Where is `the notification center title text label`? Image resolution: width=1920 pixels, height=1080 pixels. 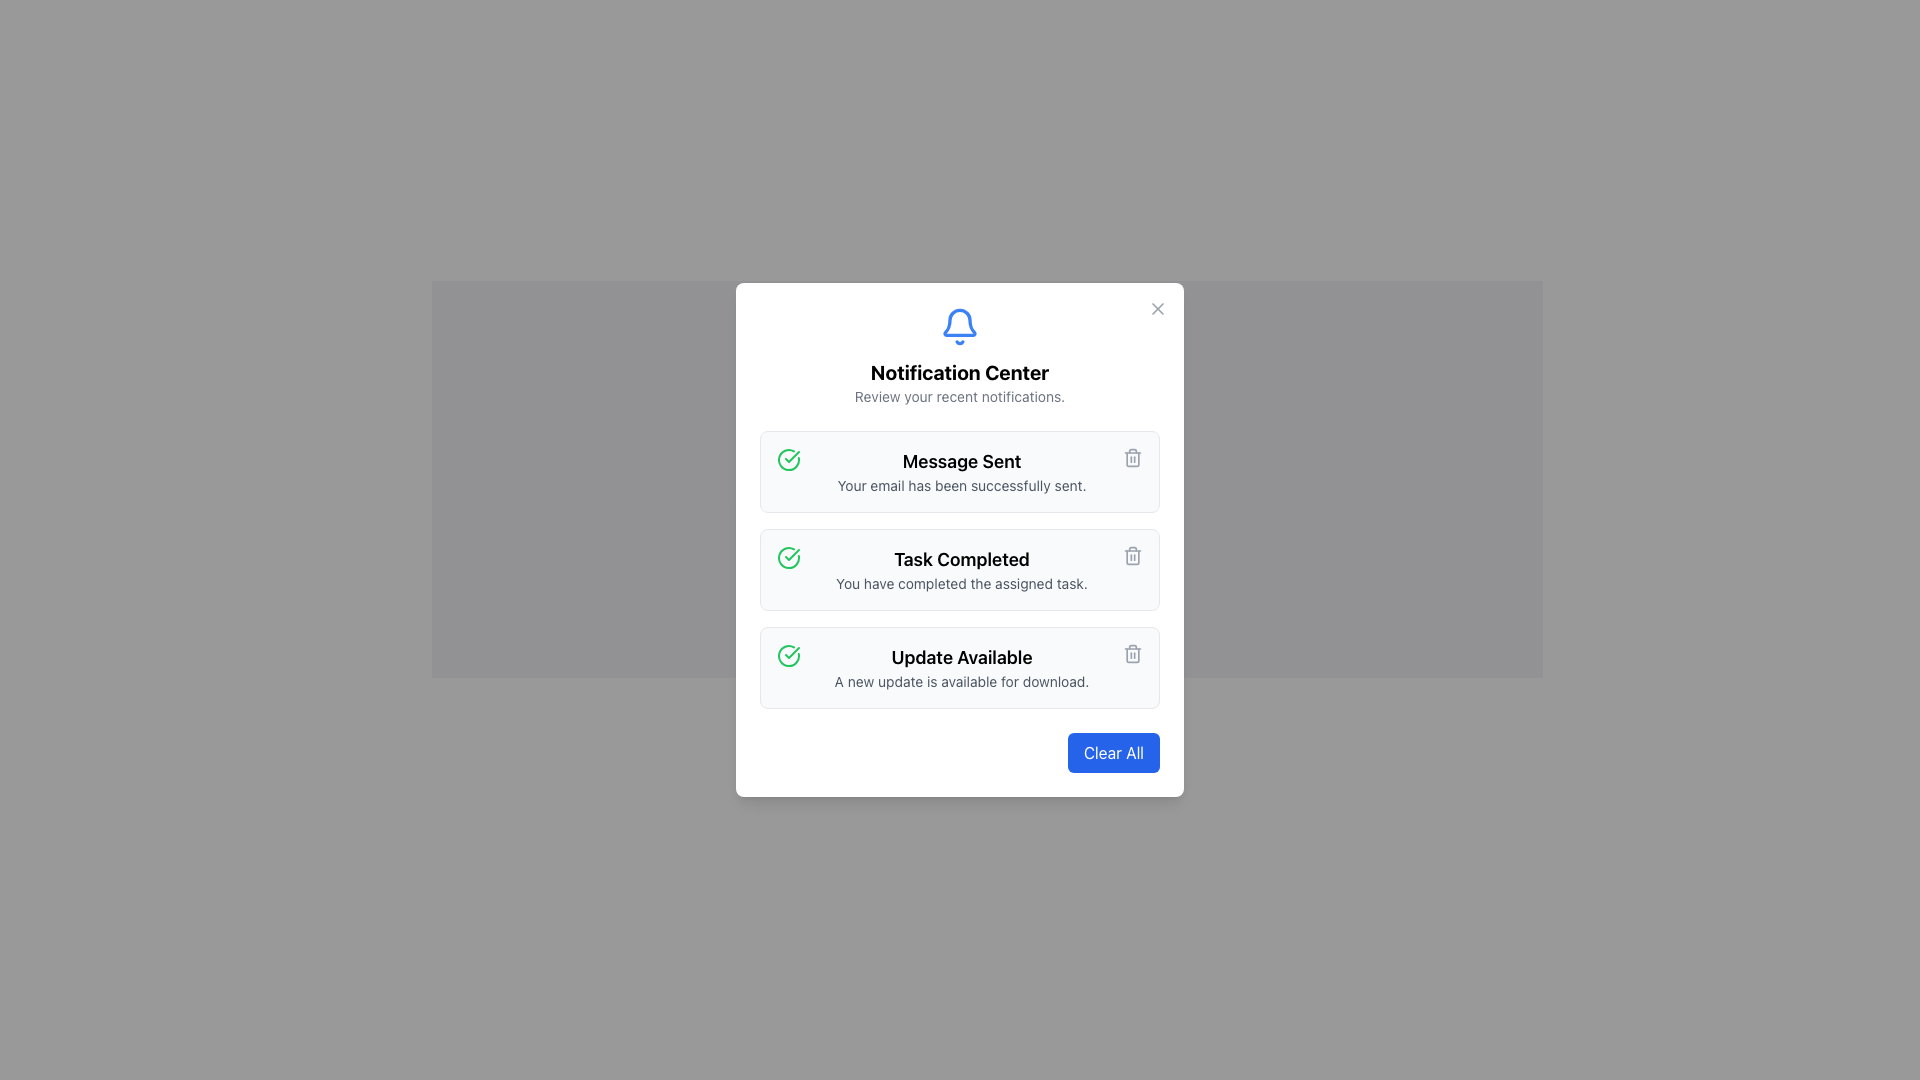
the notification center title text label is located at coordinates (960, 373).